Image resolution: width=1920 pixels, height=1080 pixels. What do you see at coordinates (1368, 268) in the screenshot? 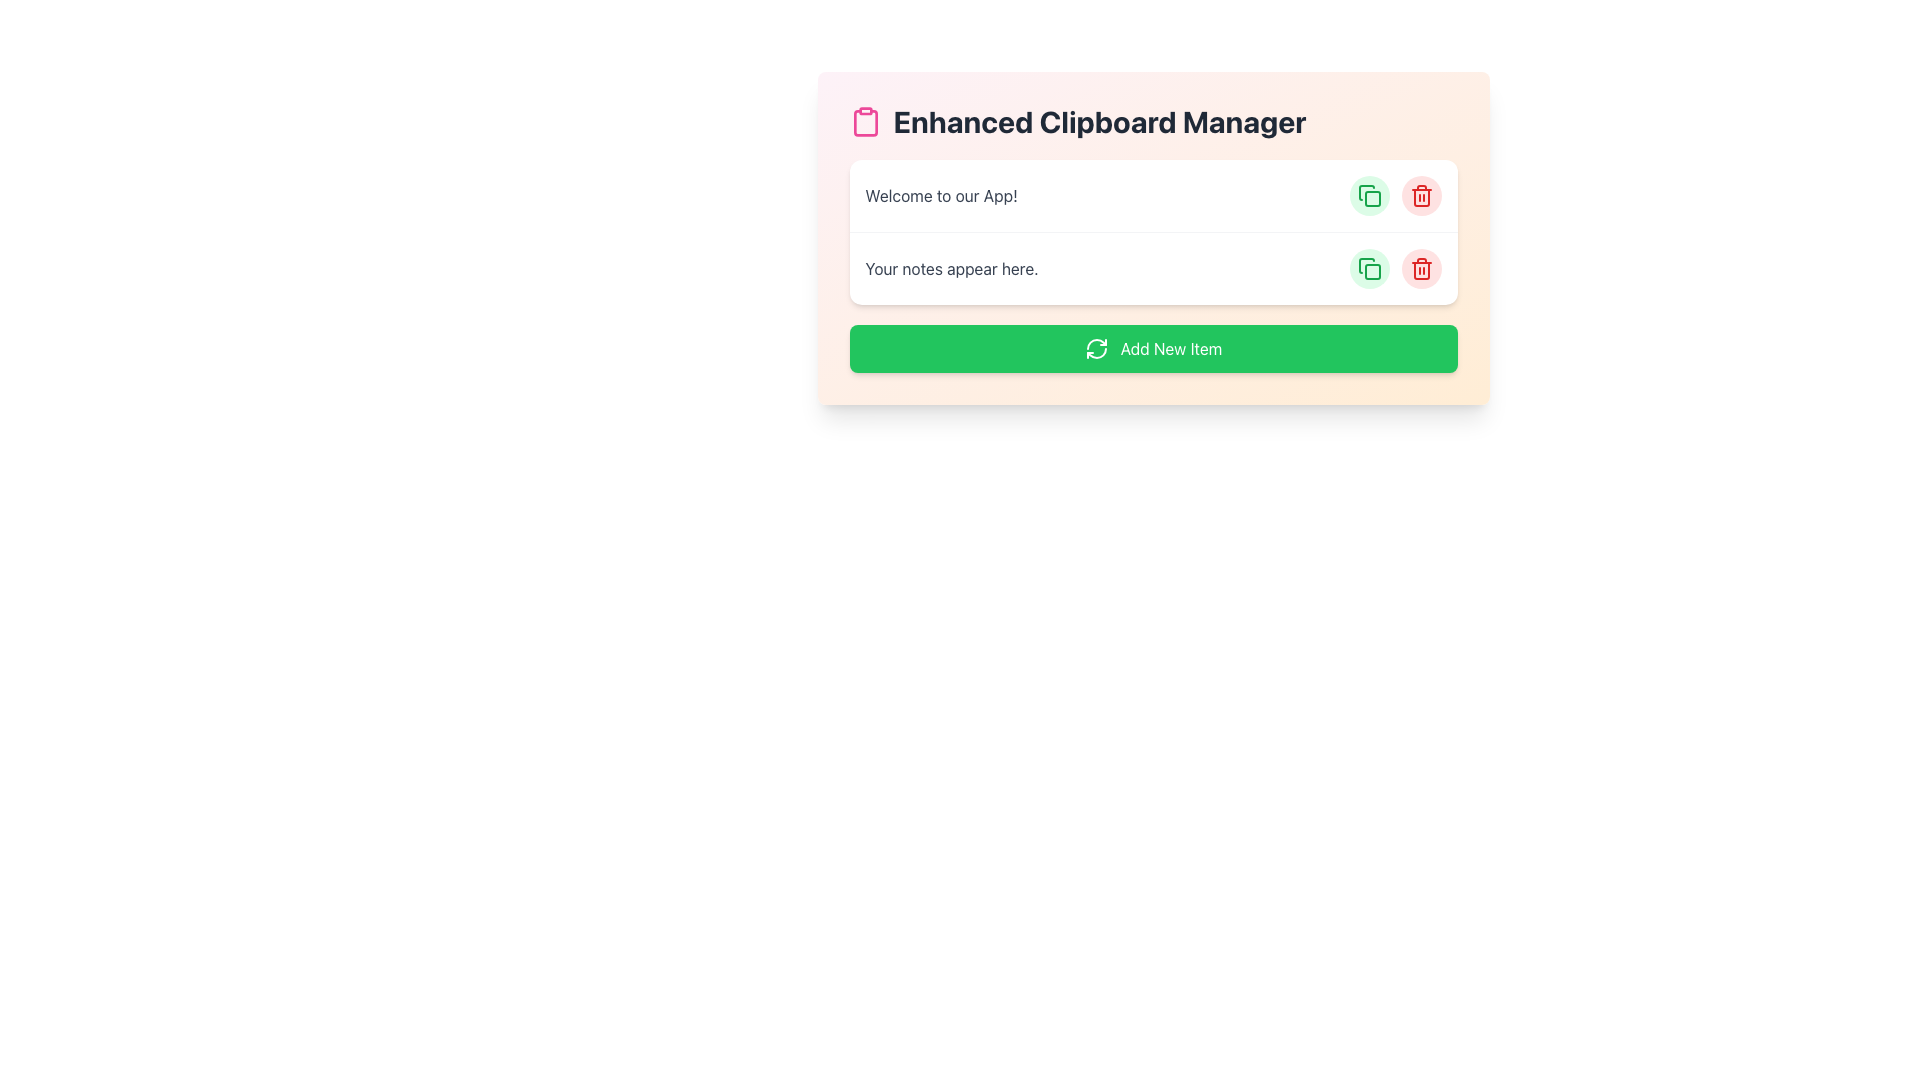
I see `the green rectangular icon with a double-square overlay design located to the right of the text 'Welcome to our App!' within a green circular button` at bounding box center [1368, 268].